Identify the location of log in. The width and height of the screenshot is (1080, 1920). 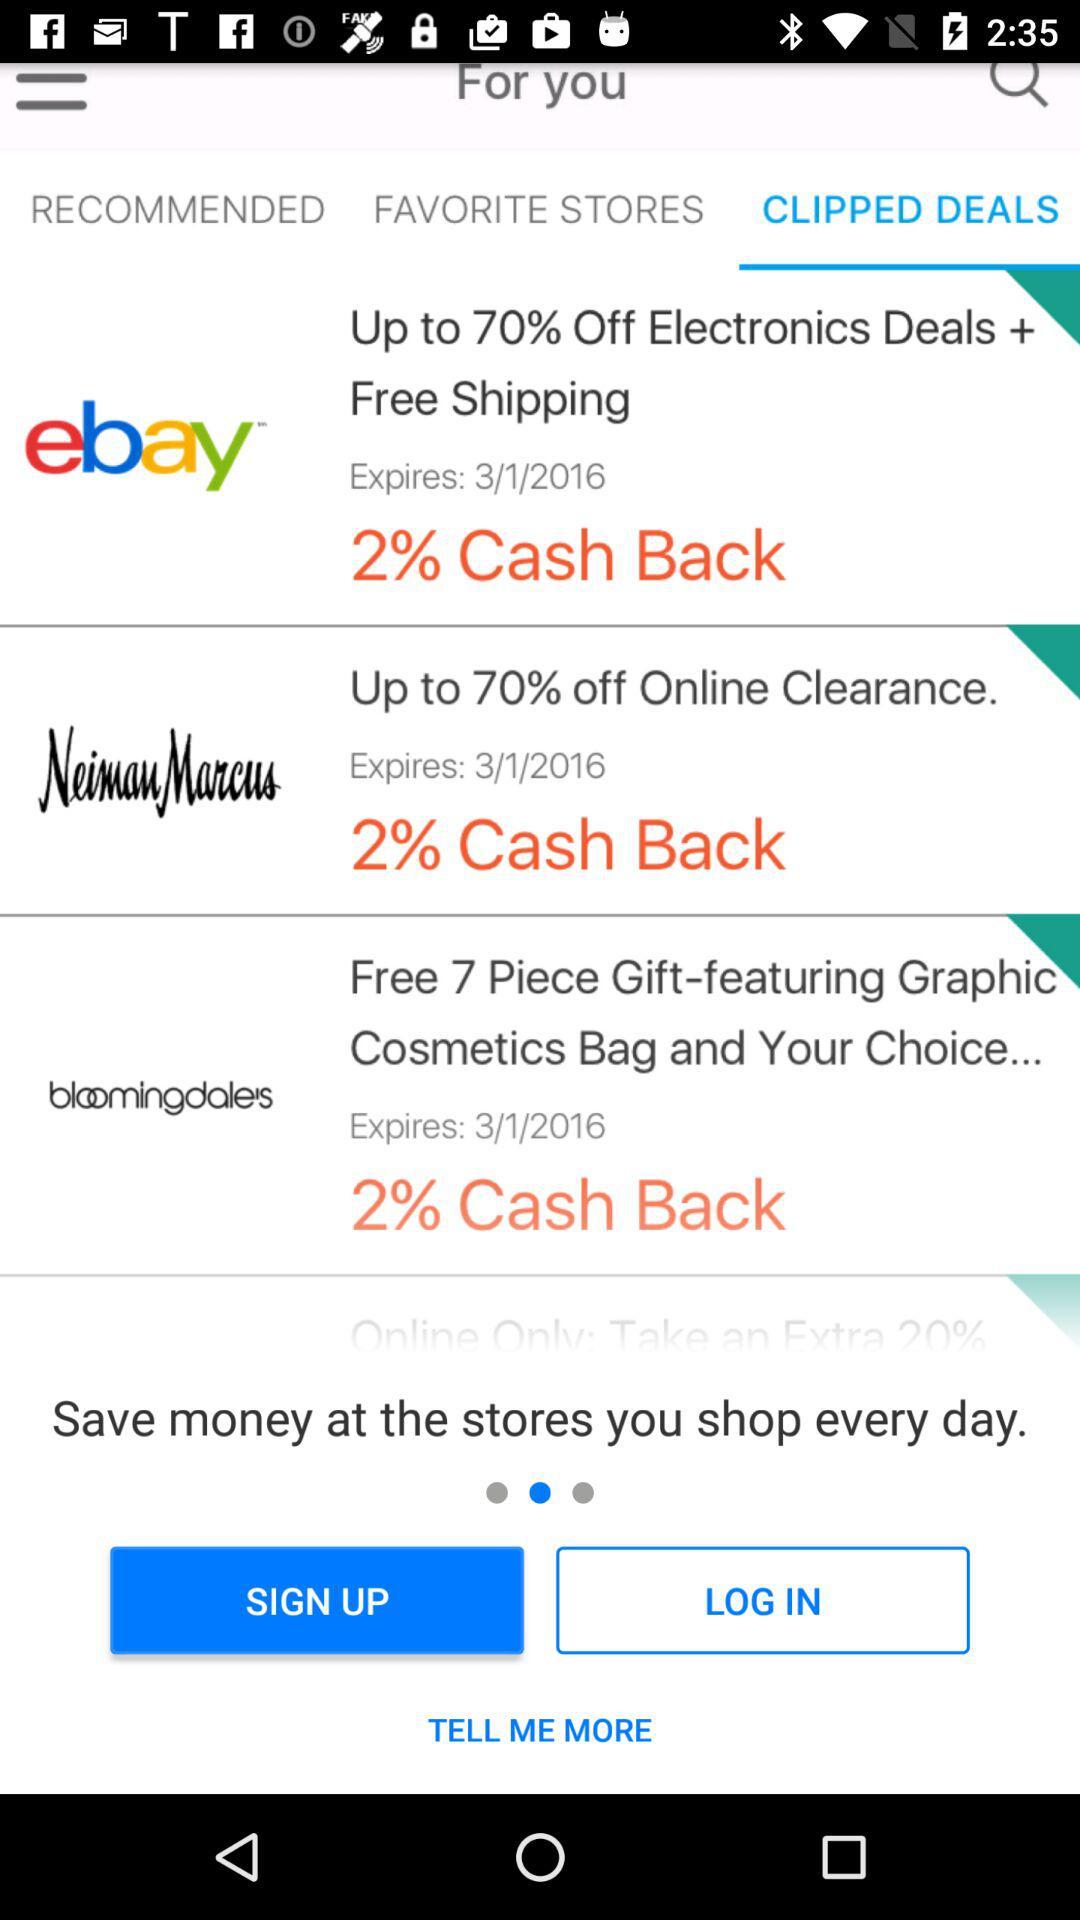
(762, 1600).